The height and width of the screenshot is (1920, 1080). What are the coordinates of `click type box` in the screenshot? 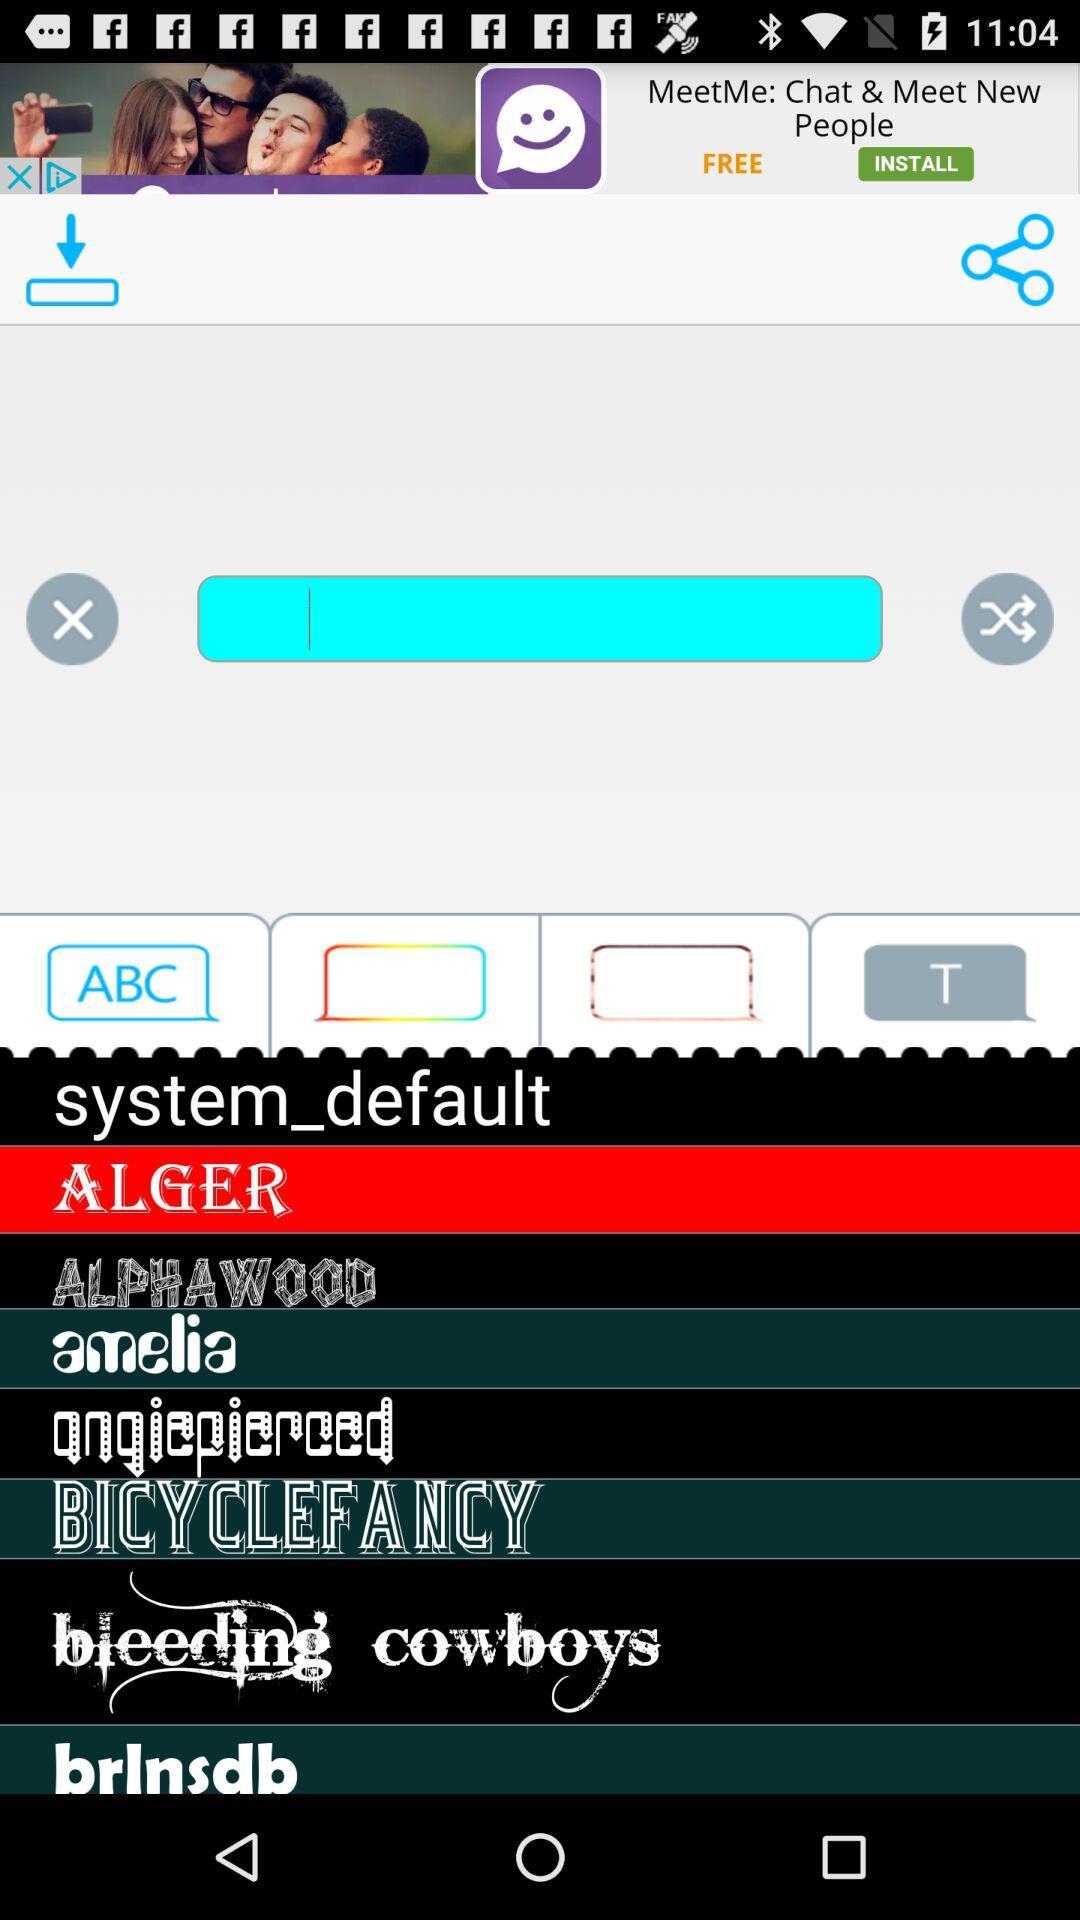 It's located at (405, 985).